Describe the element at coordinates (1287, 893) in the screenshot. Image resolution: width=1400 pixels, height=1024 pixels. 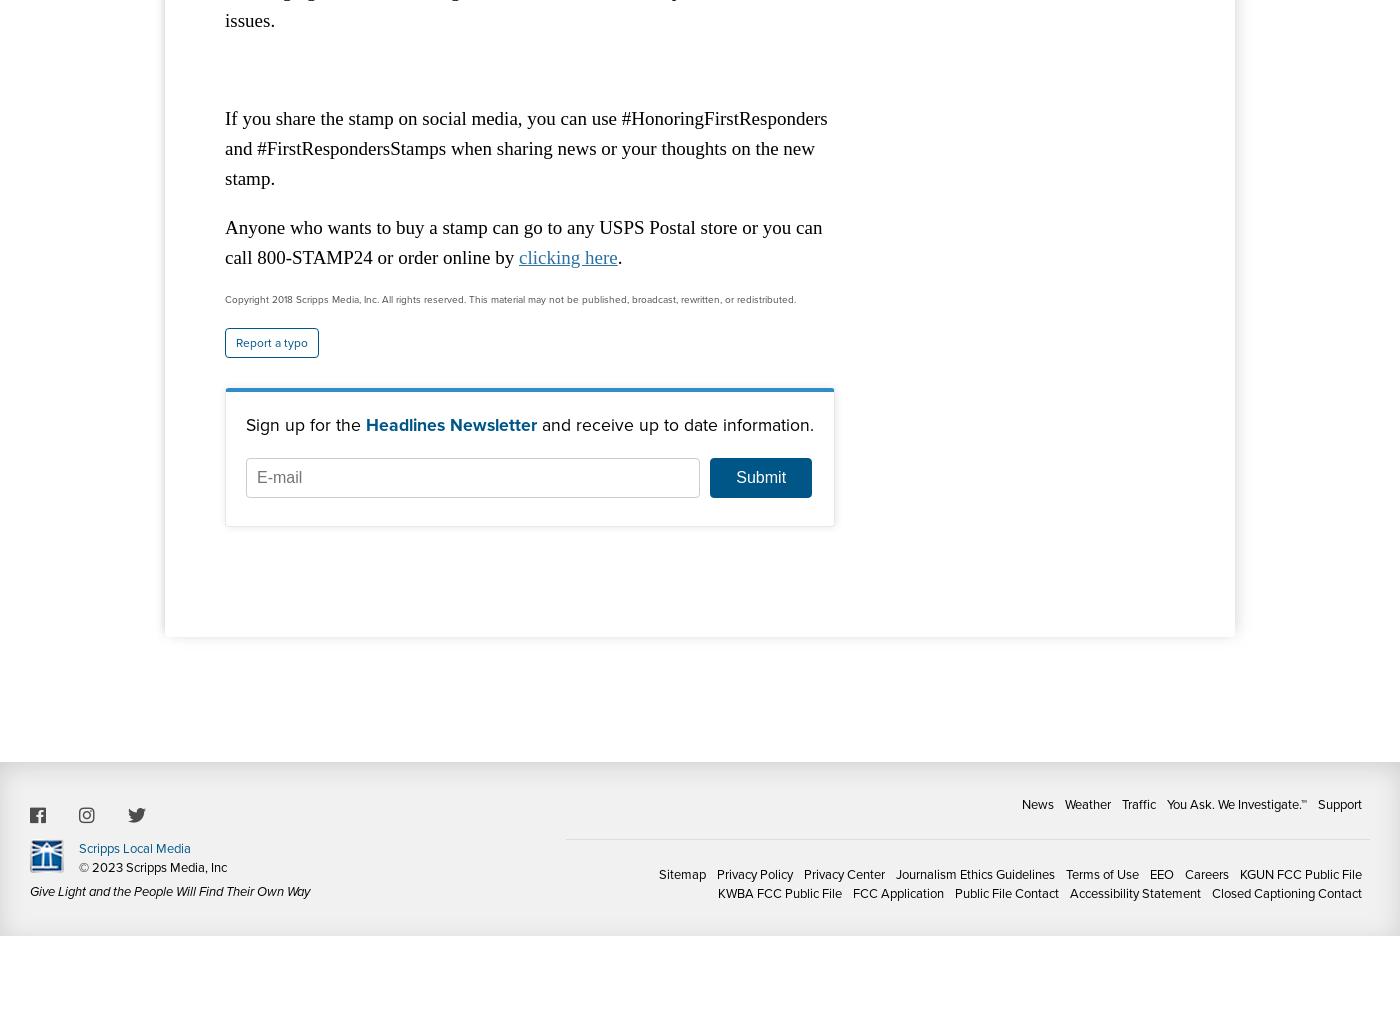
I see `'Closed Captioning Contact'` at that location.